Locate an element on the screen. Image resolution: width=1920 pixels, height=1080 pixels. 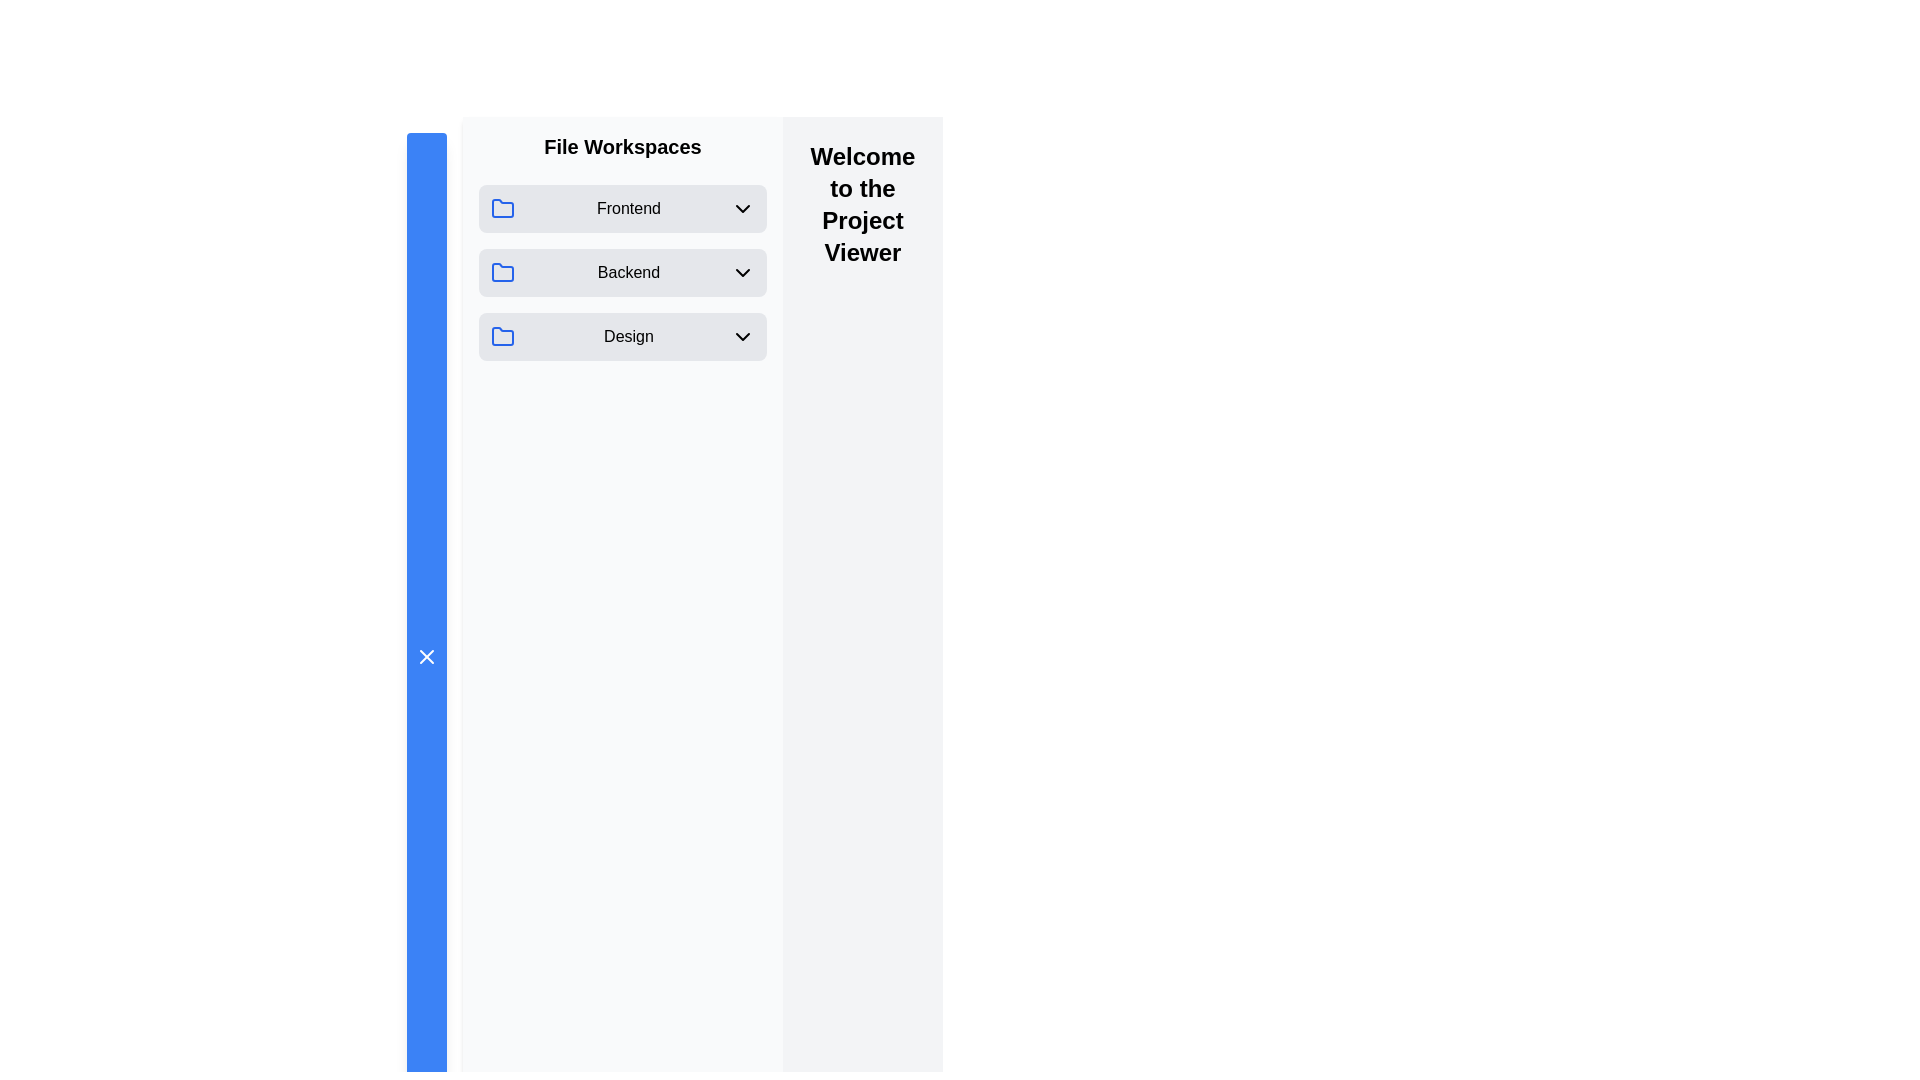
the selectable workspace item labeled 'Design', which is the third item under the 'File Workspaces' section in the left sidebar panel is located at coordinates (622, 335).